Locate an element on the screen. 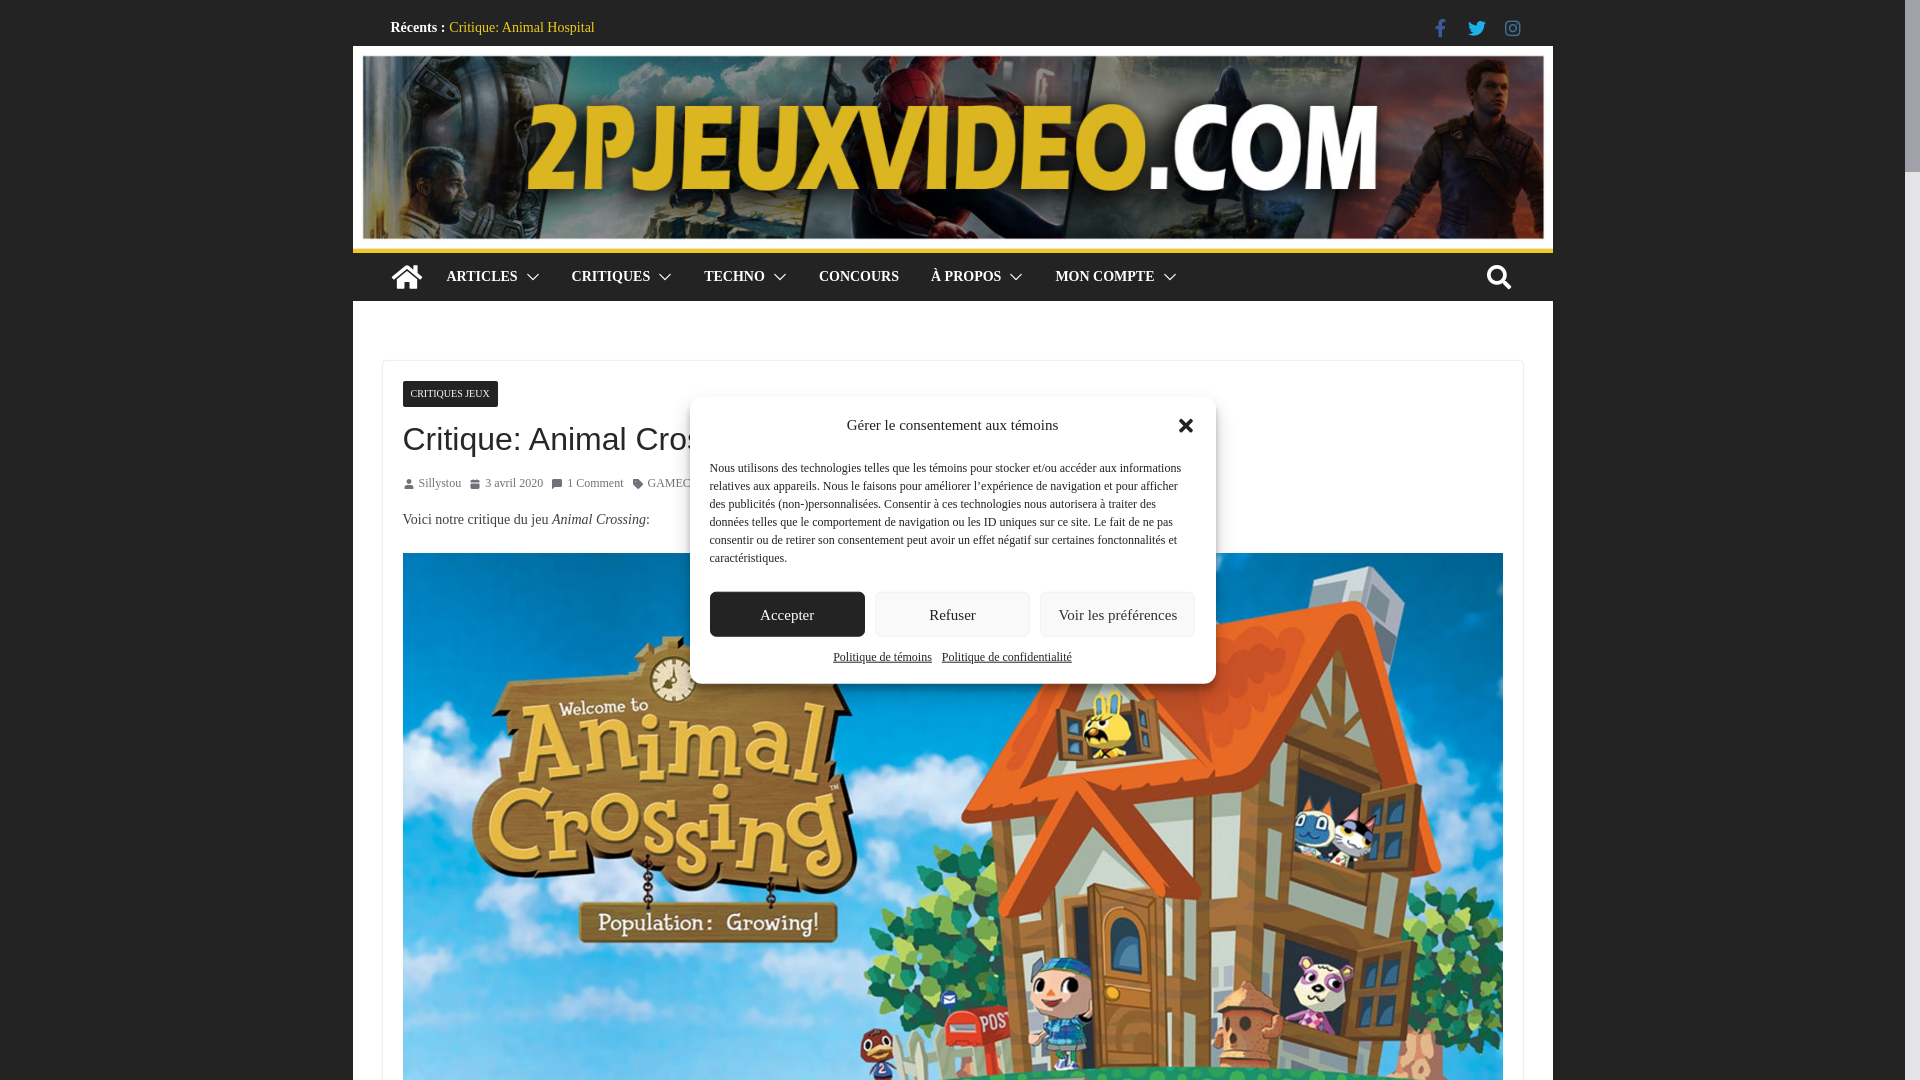 Image resolution: width=1920 pixels, height=1080 pixels. 'MON COMPTE' is located at coordinates (1103, 277).